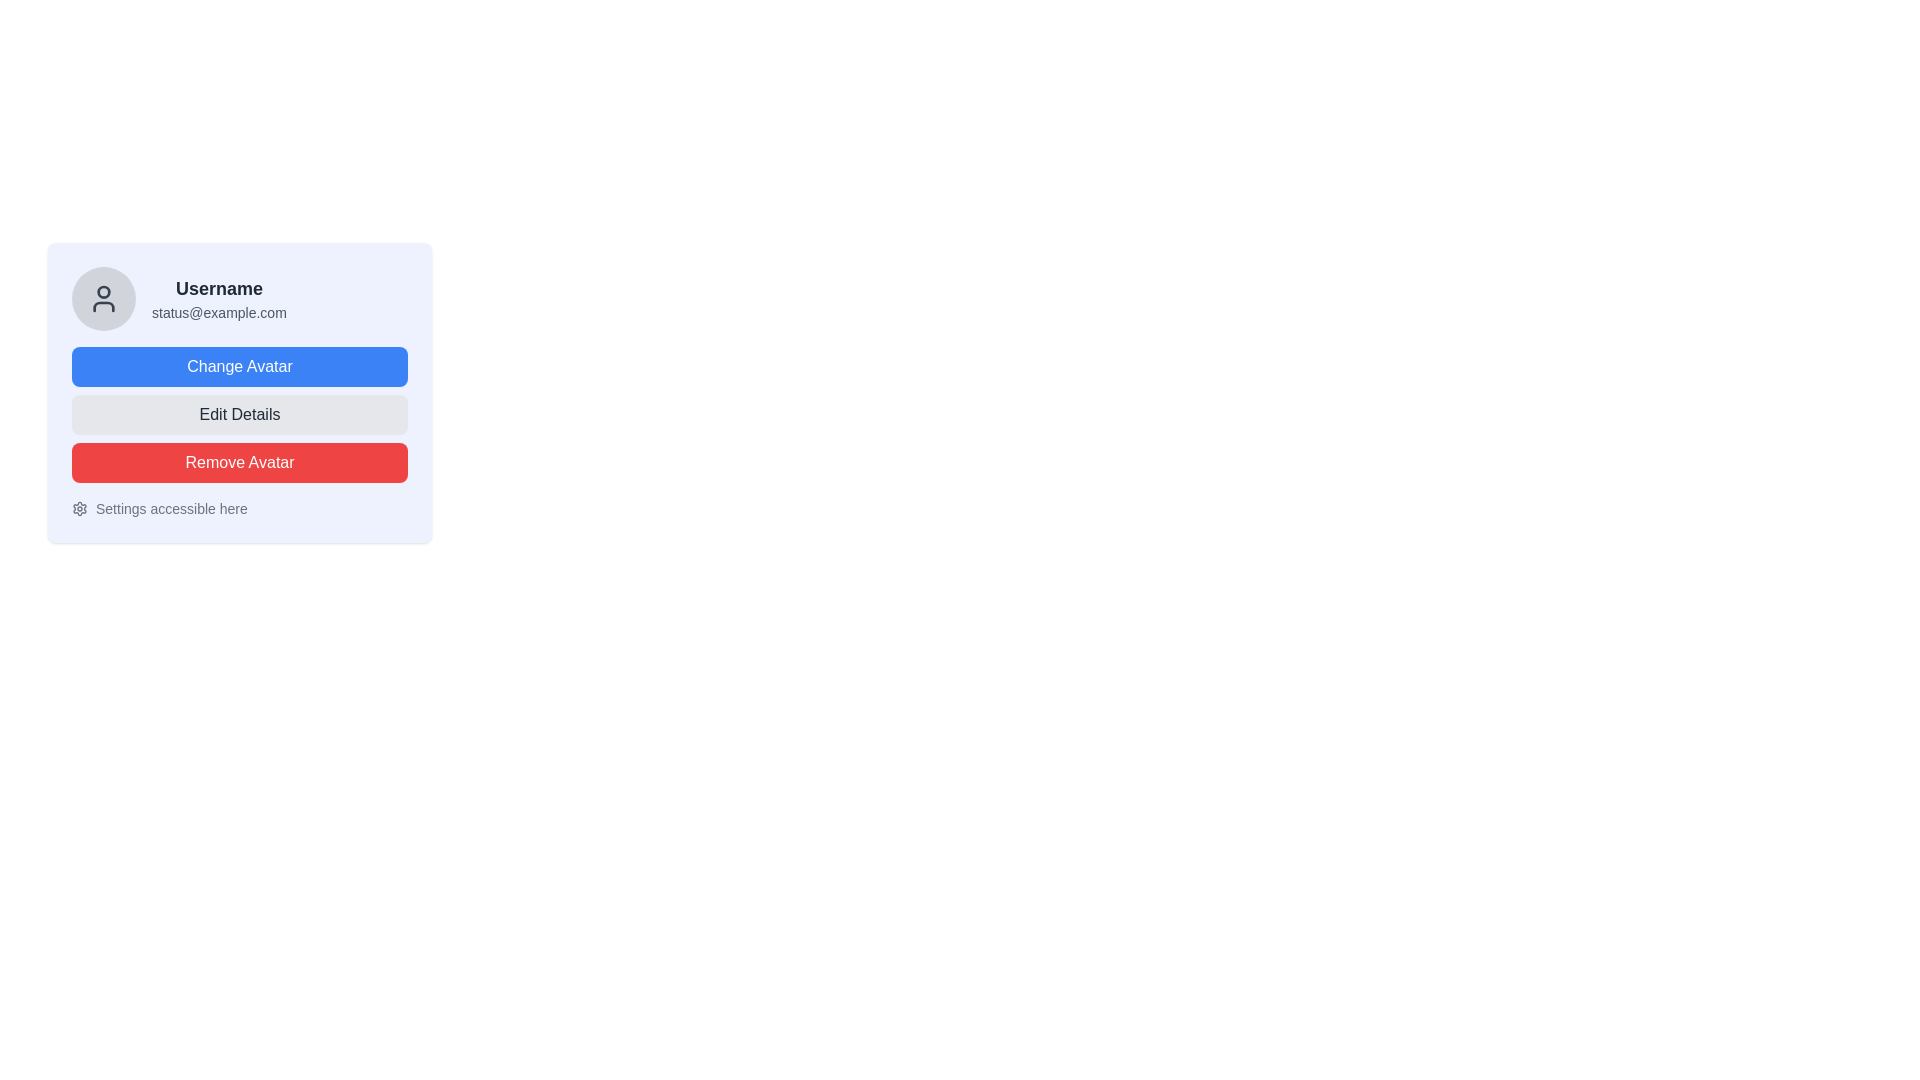 Image resolution: width=1920 pixels, height=1080 pixels. What do you see at coordinates (240, 366) in the screenshot?
I see `the 'Change Avatar' button, which is a blue rectangular button with white text located below the user profile section` at bounding box center [240, 366].